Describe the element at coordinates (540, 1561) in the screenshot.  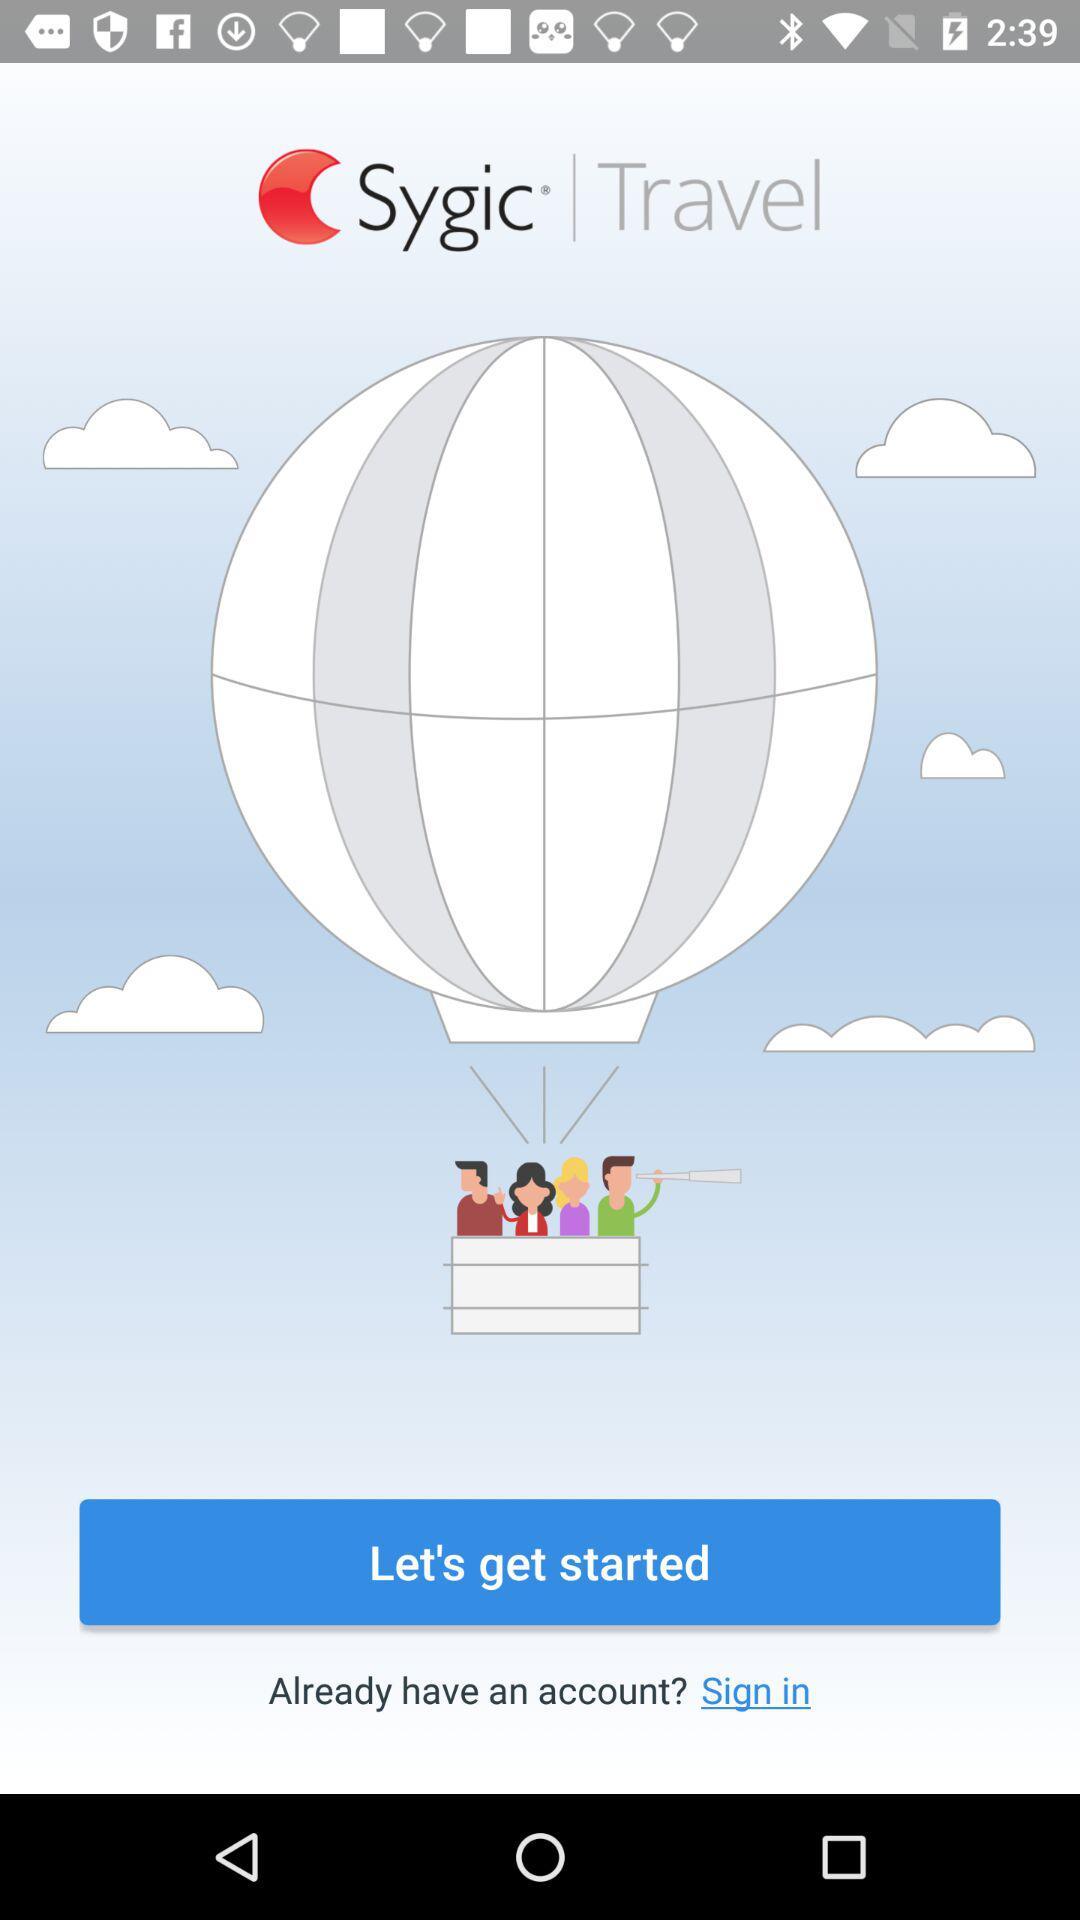
I see `the icon above the already have an item` at that location.